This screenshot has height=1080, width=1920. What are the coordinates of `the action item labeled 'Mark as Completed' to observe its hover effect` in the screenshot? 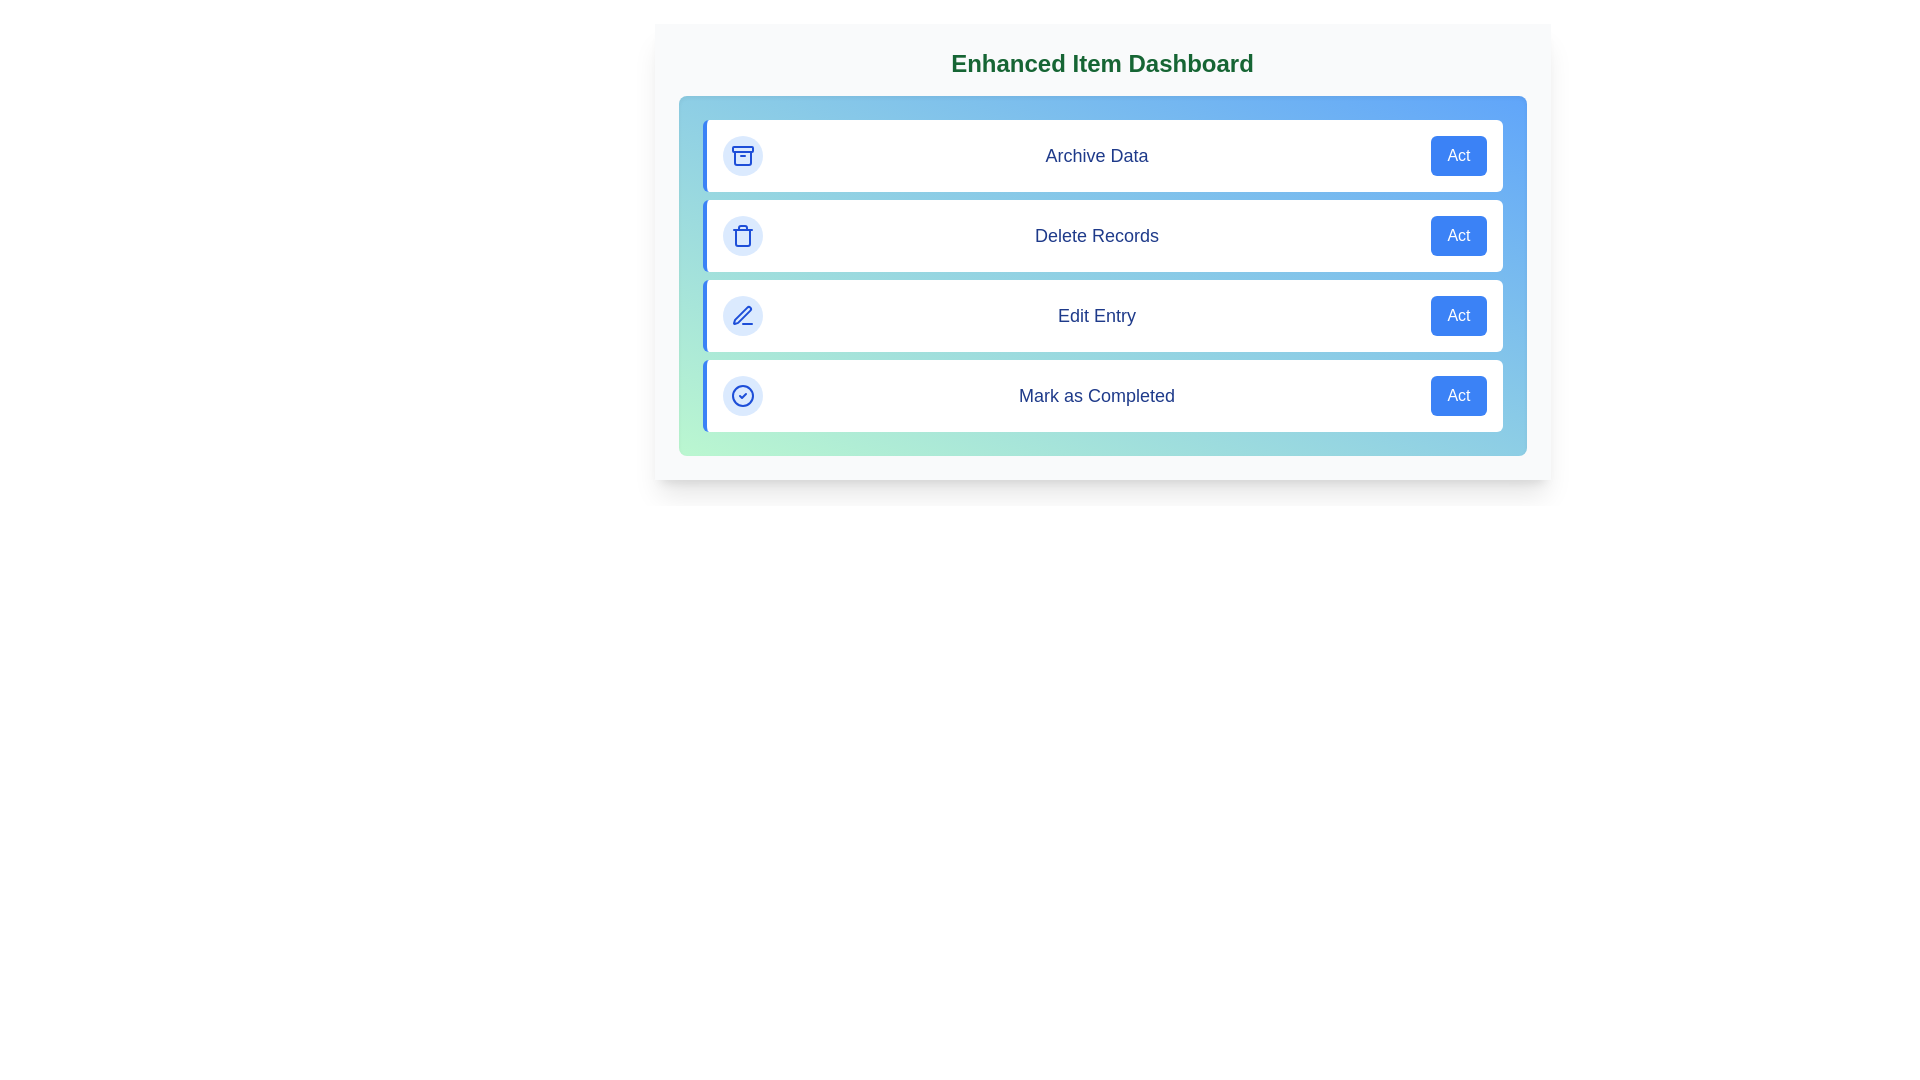 It's located at (1101, 396).